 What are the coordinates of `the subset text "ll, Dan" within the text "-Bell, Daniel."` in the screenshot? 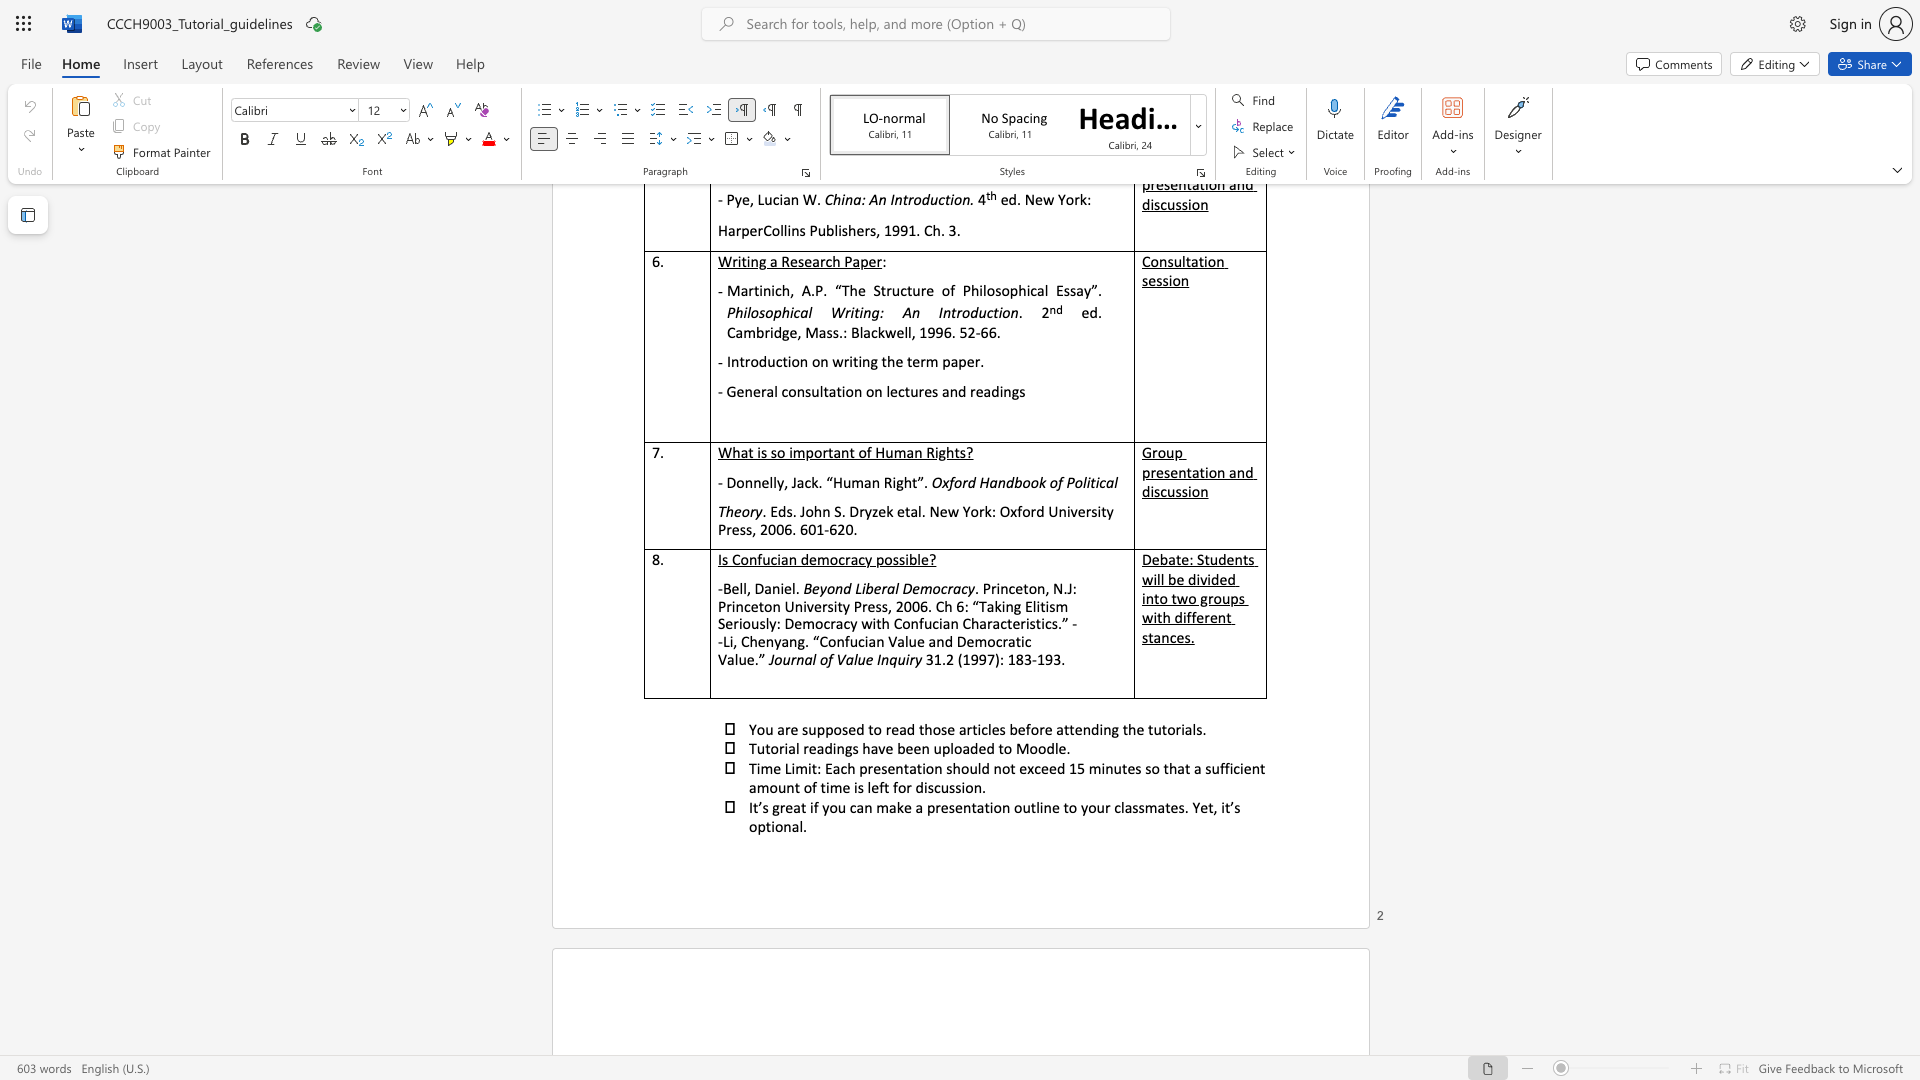 It's located at (738, 587).